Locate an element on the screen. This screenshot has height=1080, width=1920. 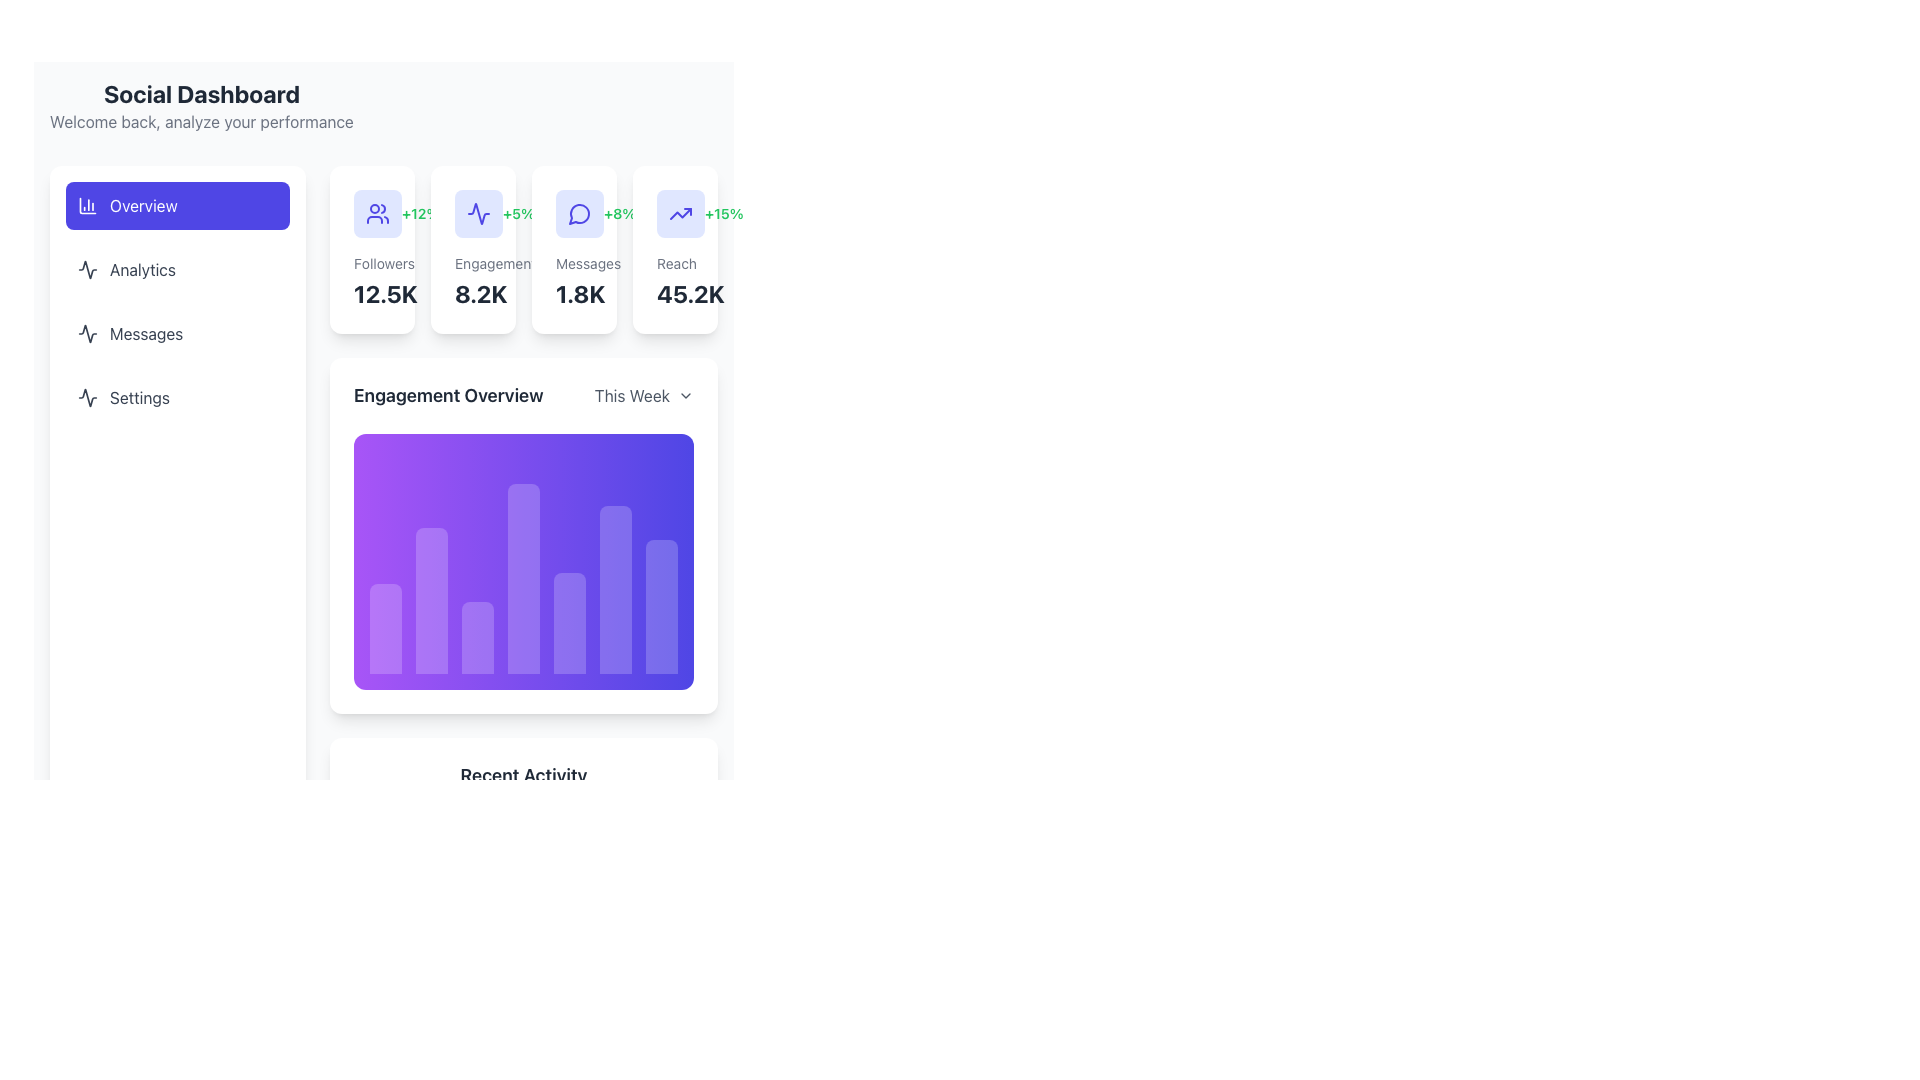
the static text label indicating the 'Overview' section within the vertical navigation menu on the left side of the interface is located at coordinates (142, 205).